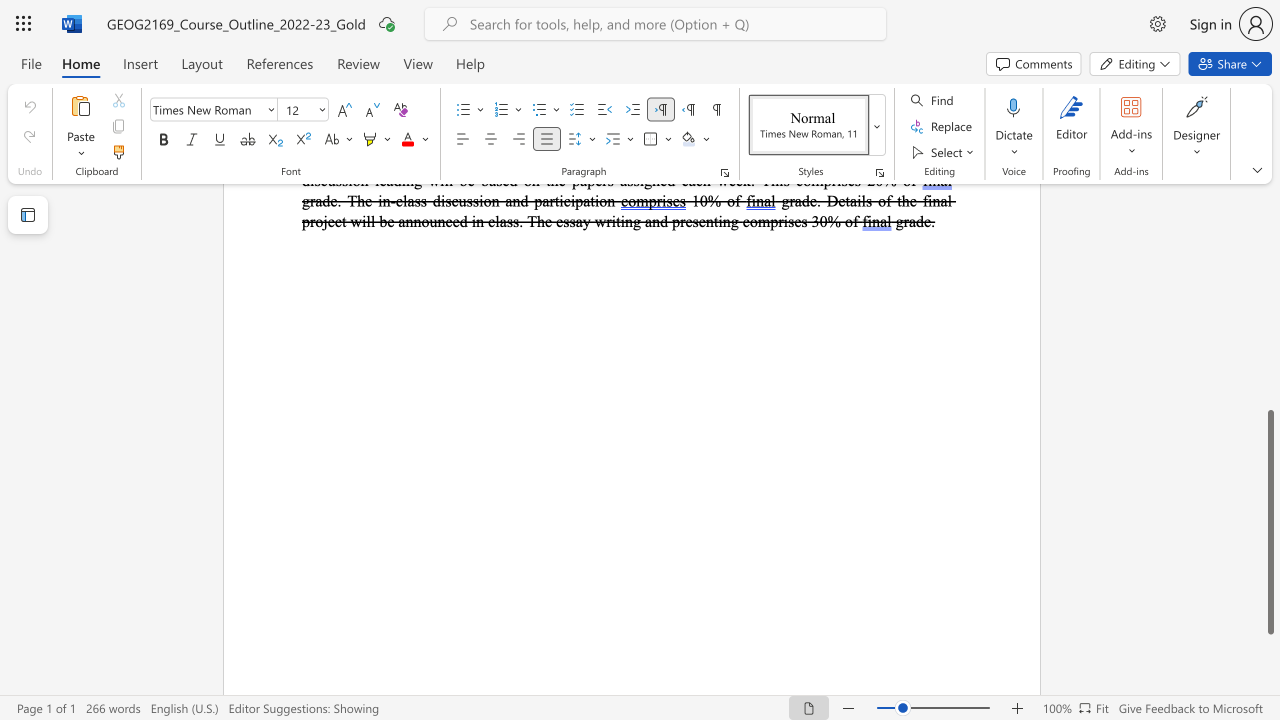  Describe the element at coordinates (1269, 300) in the screenshot. I see `the scrollbar to adjust the page upward` at that location.